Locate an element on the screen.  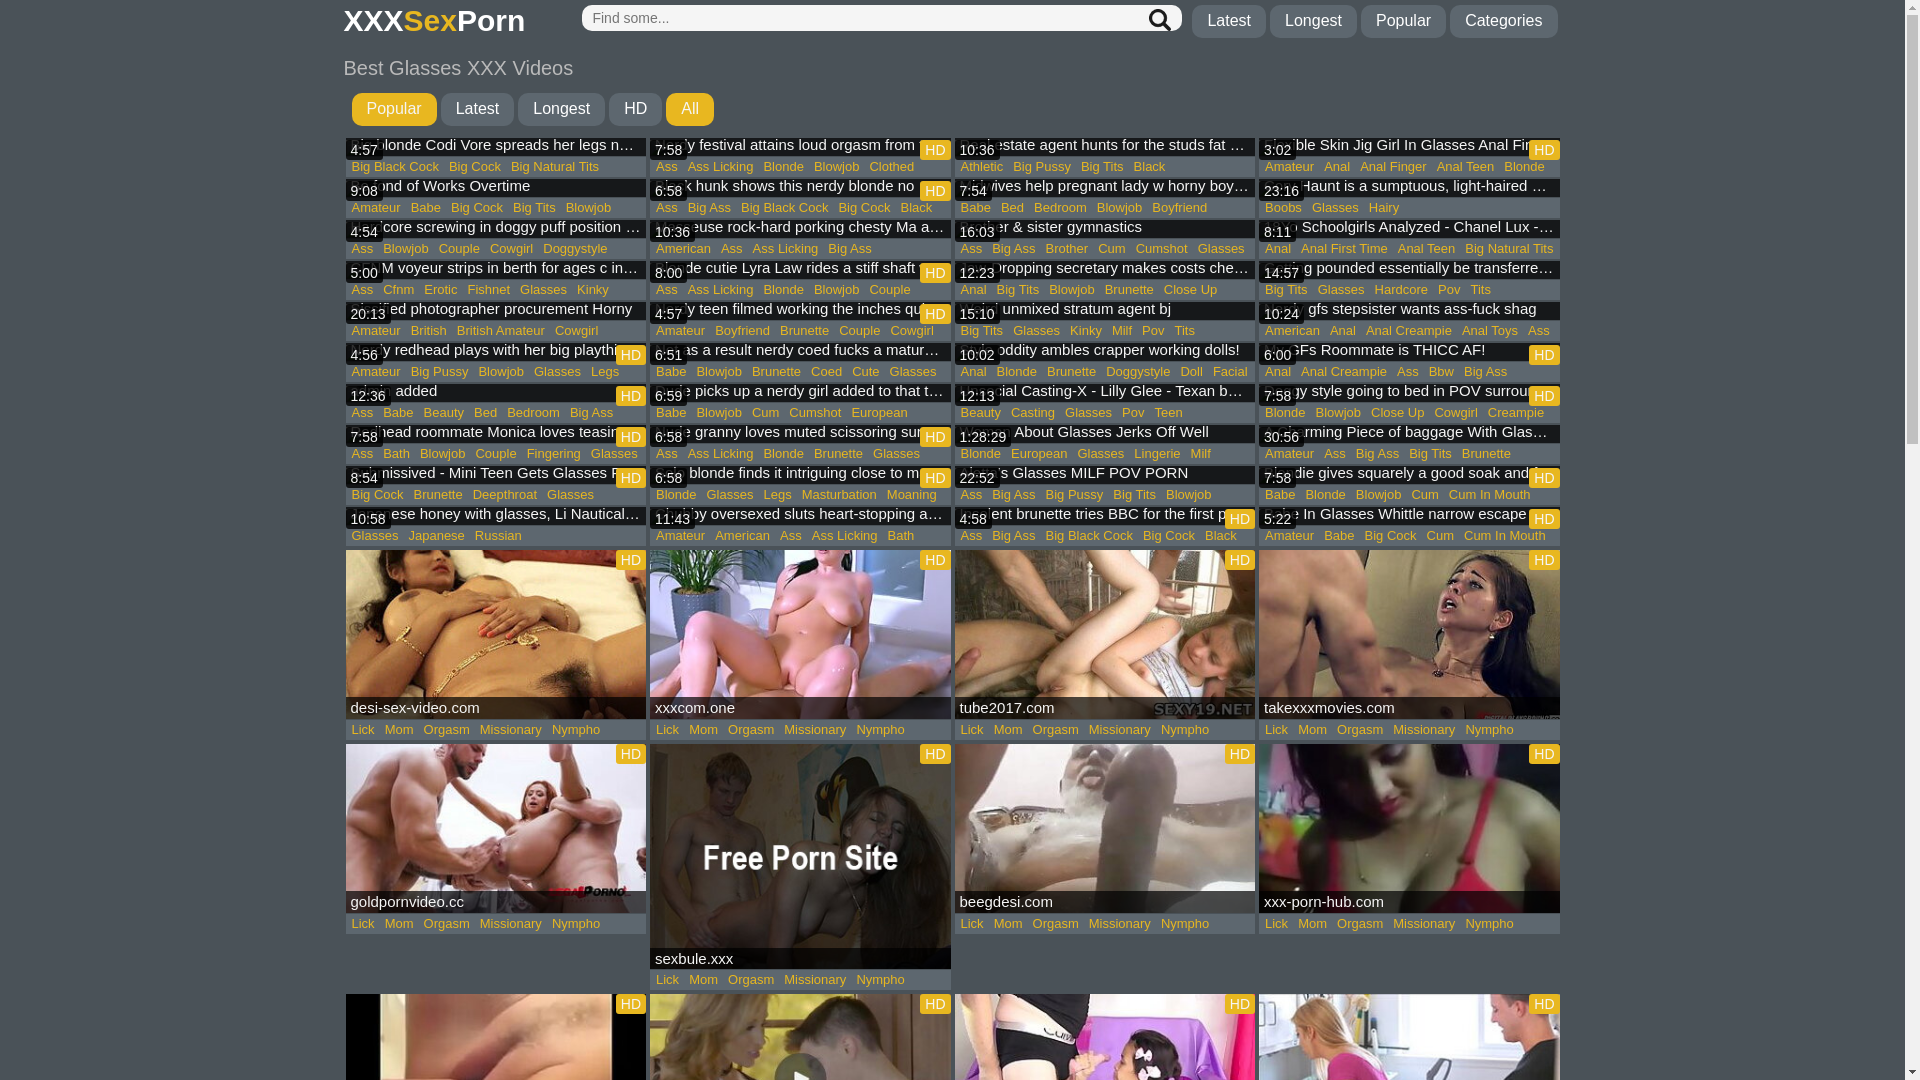
'Anal First Time' is located at coordinates (1296, 248).